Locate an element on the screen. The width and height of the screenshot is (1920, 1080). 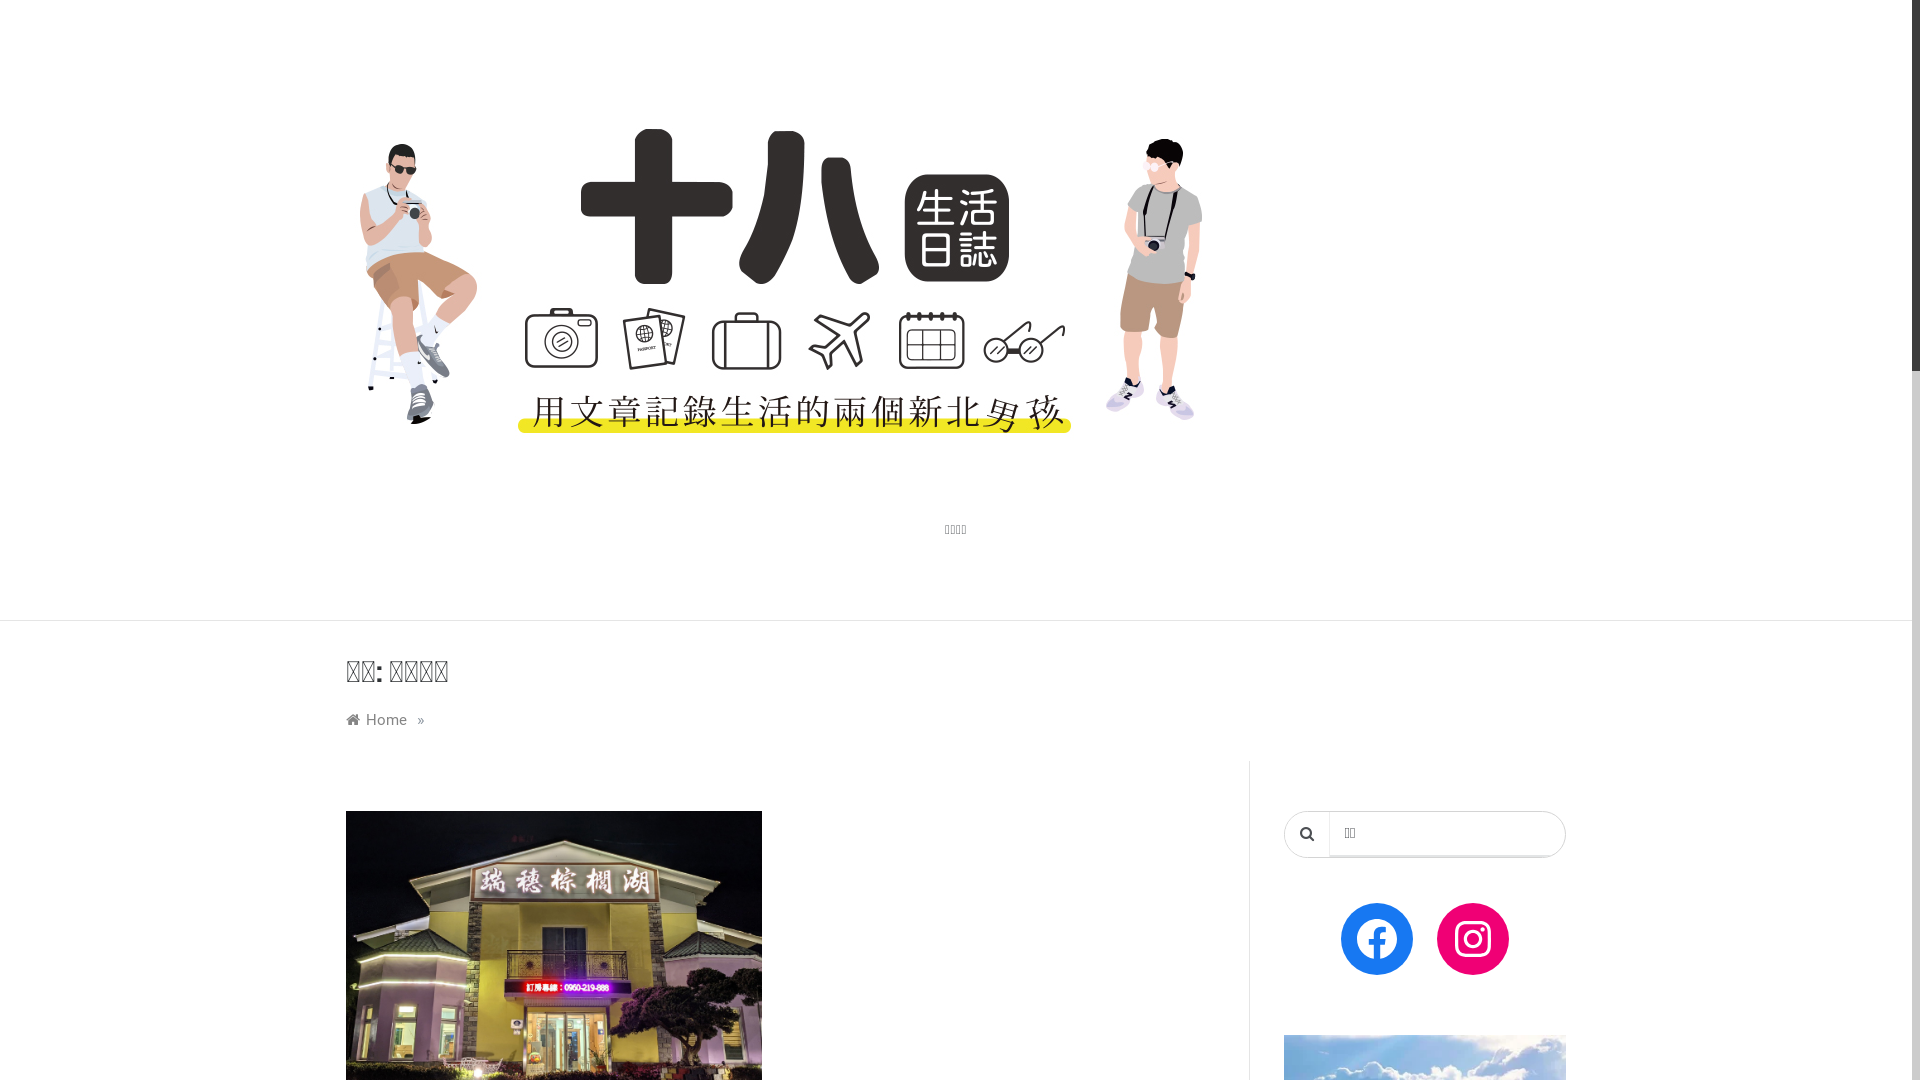
'Home' is located at coordinates (376, 720).